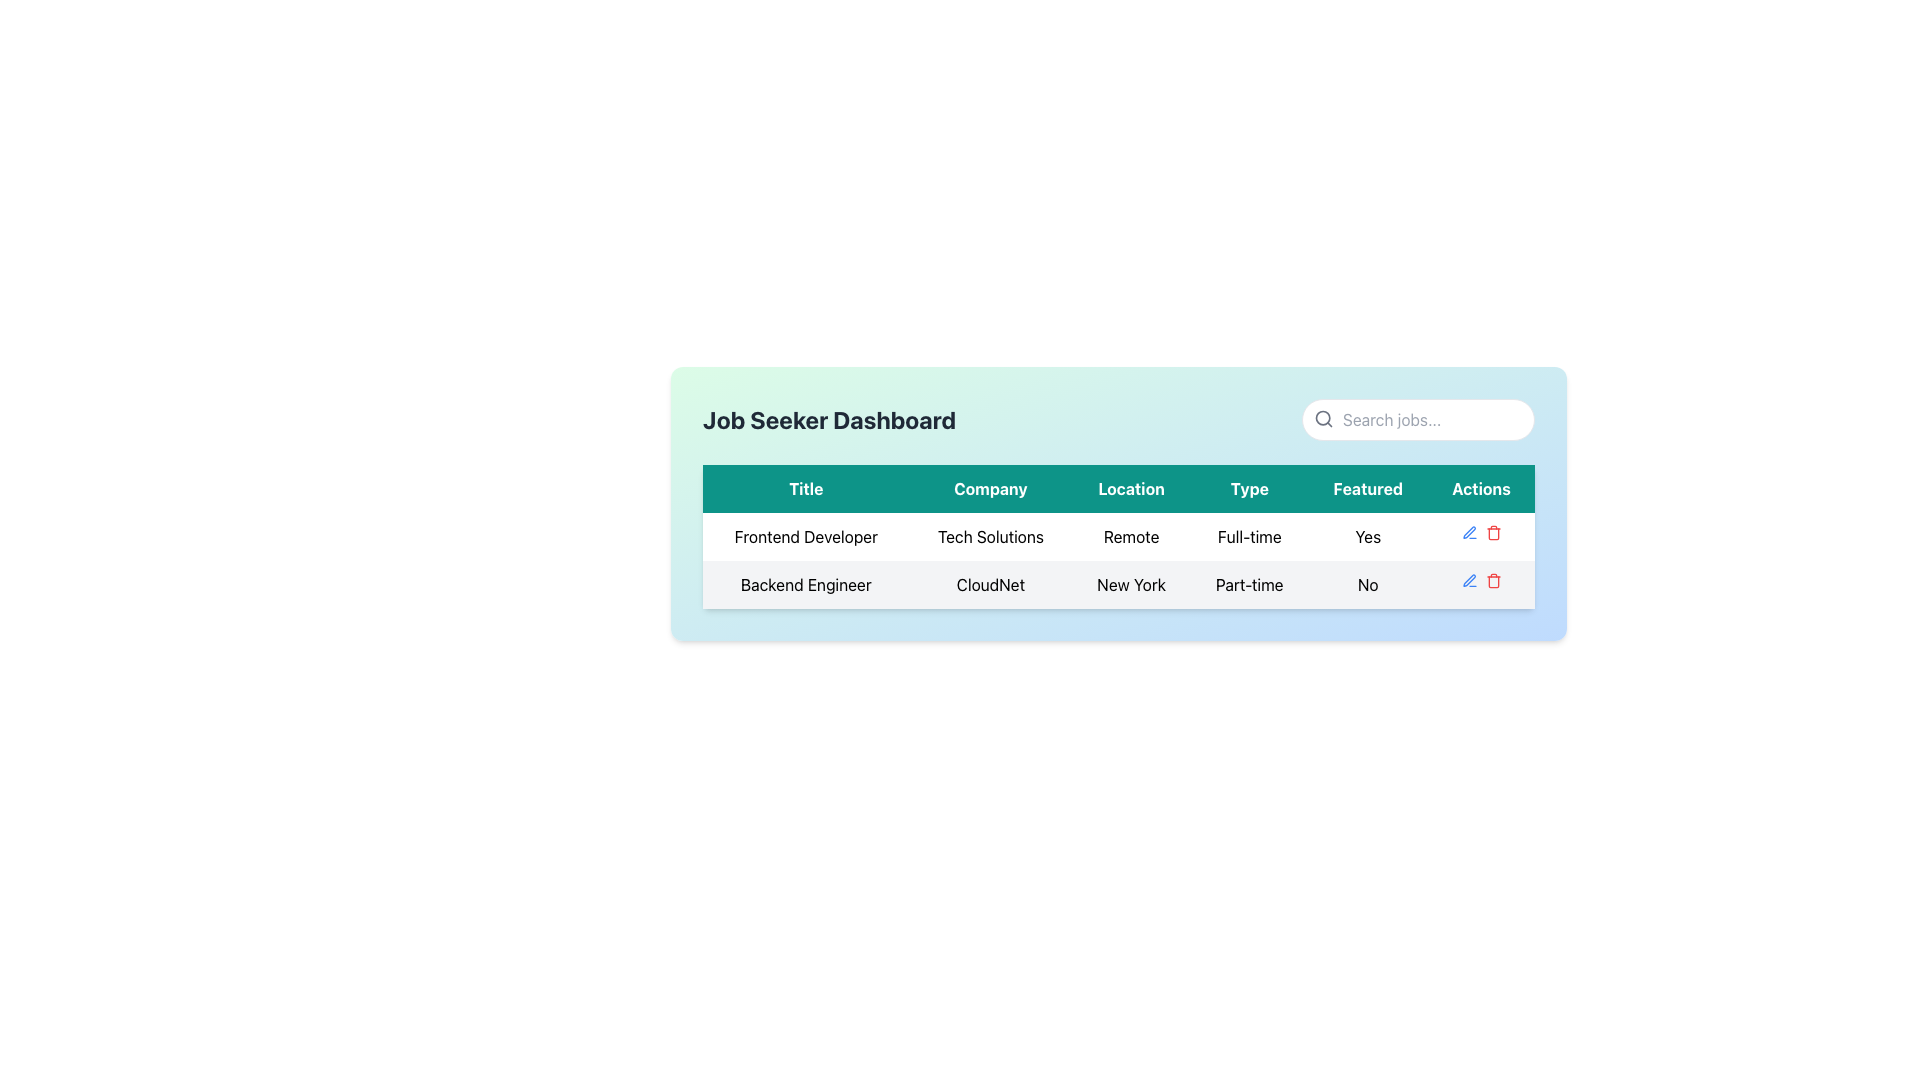  What do you see at coordinates (1131, 585) in the screenshot?
I see `text from the 'Location' cell in the third column of the second row of the table` at bounding box center [1131, 585].